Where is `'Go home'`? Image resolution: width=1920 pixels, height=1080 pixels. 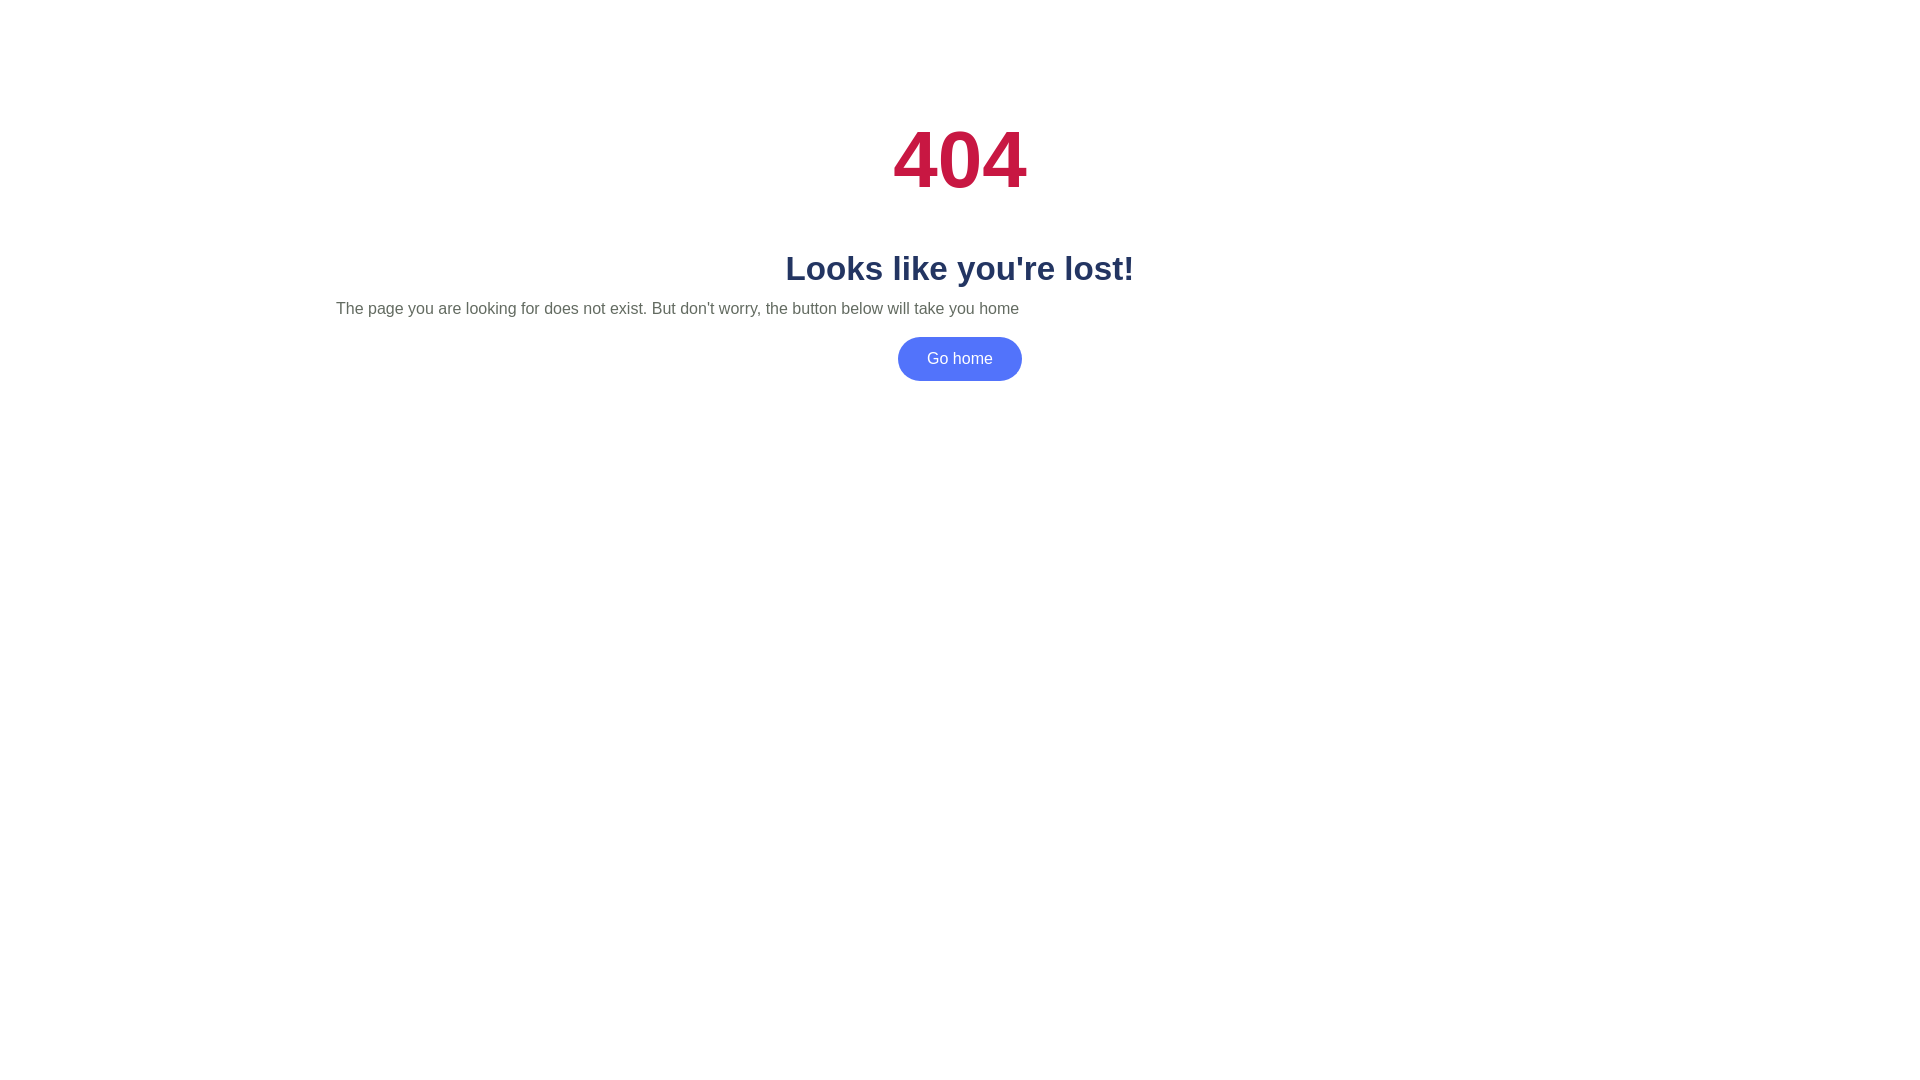
'Go home' is located at coordinates (958, 357).